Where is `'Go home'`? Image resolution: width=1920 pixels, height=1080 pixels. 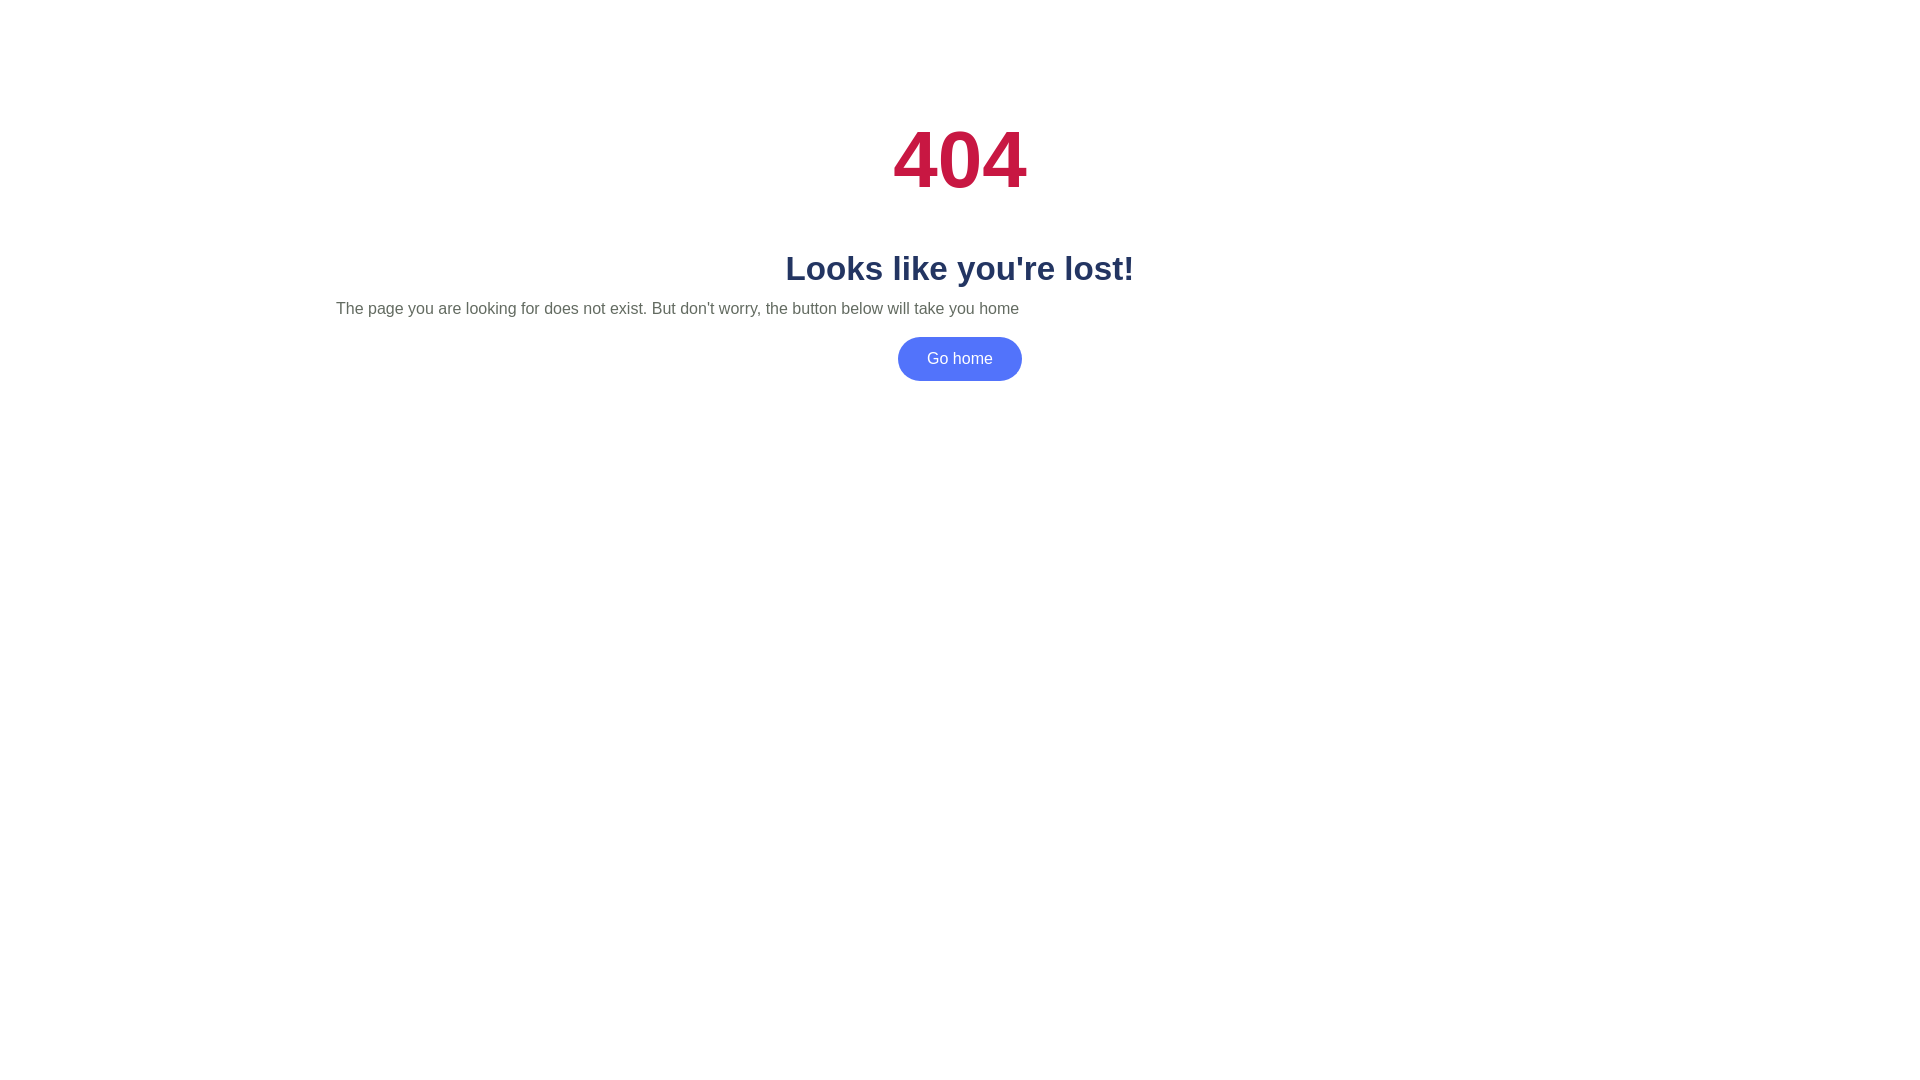
'Go home' is located at coordinates (958, 357).